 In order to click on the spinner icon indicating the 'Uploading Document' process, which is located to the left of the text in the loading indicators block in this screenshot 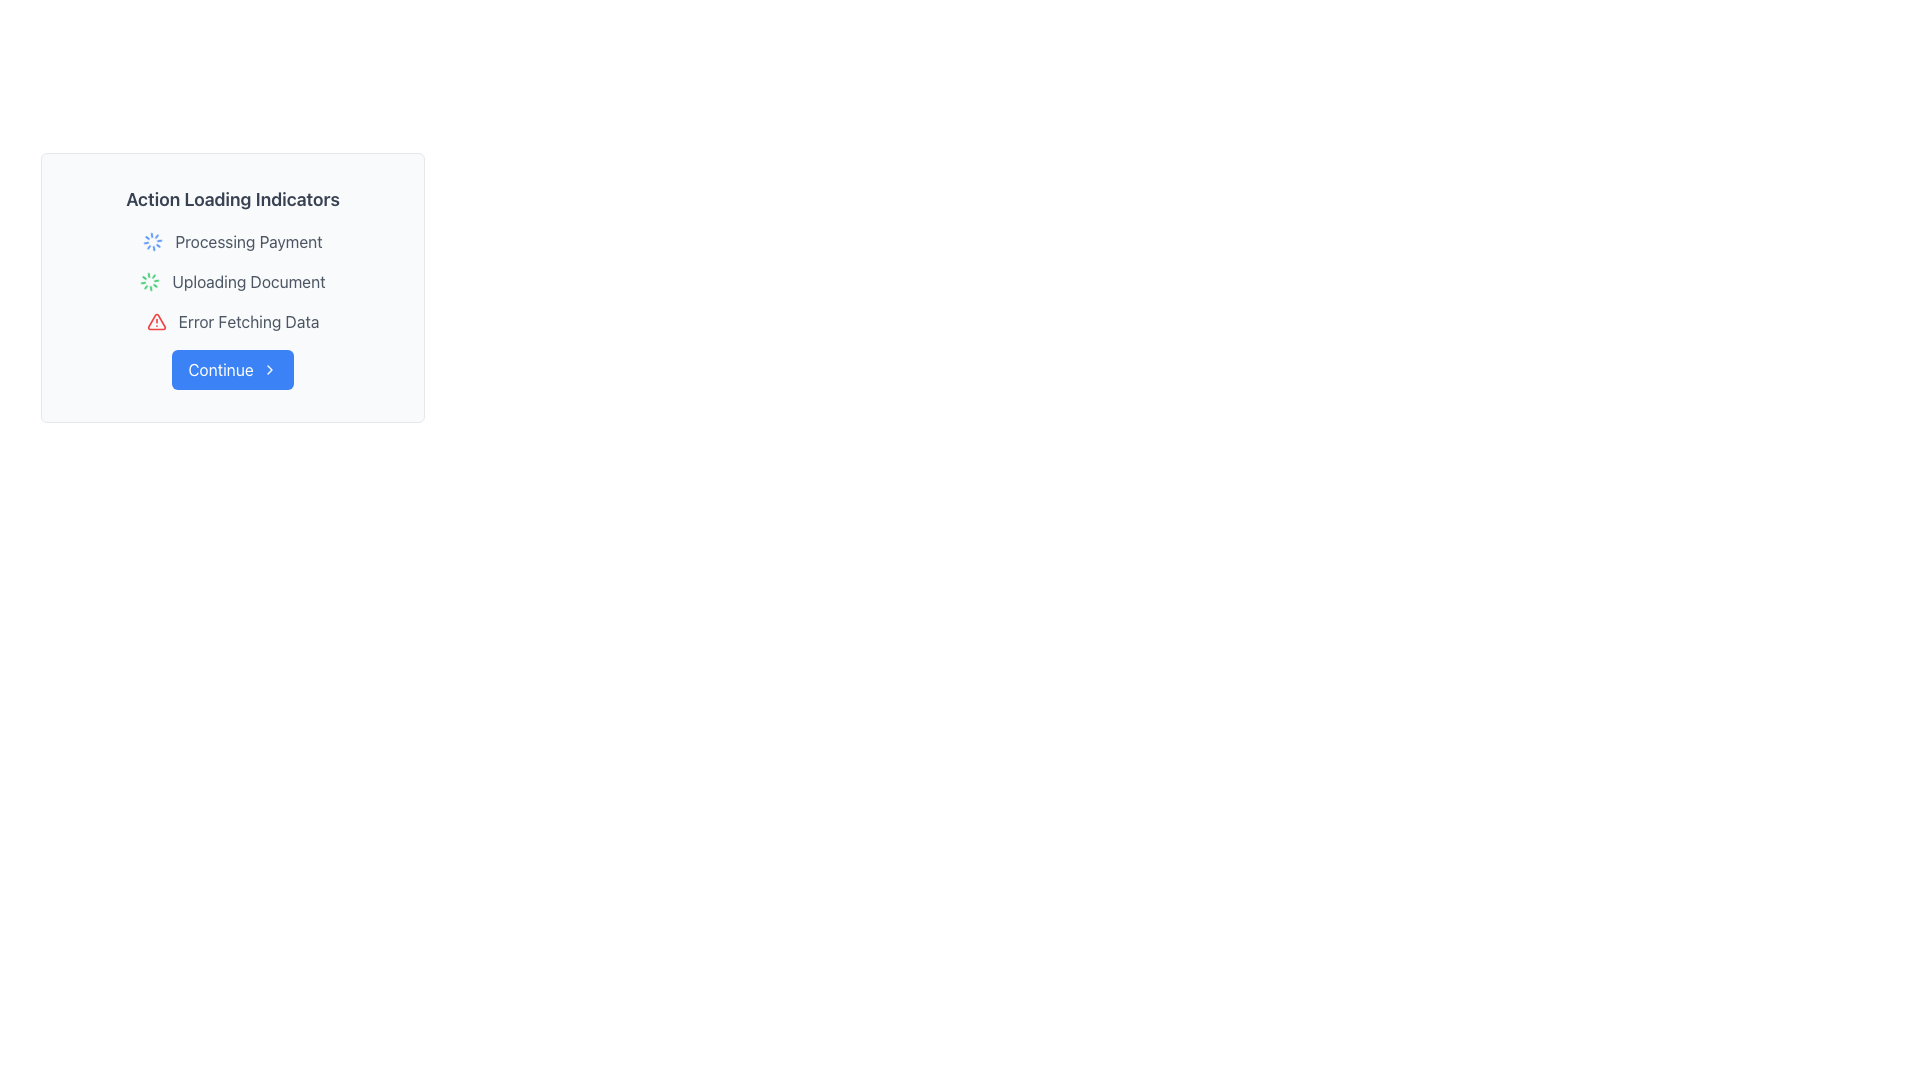, I will do `click(149, 281)`.